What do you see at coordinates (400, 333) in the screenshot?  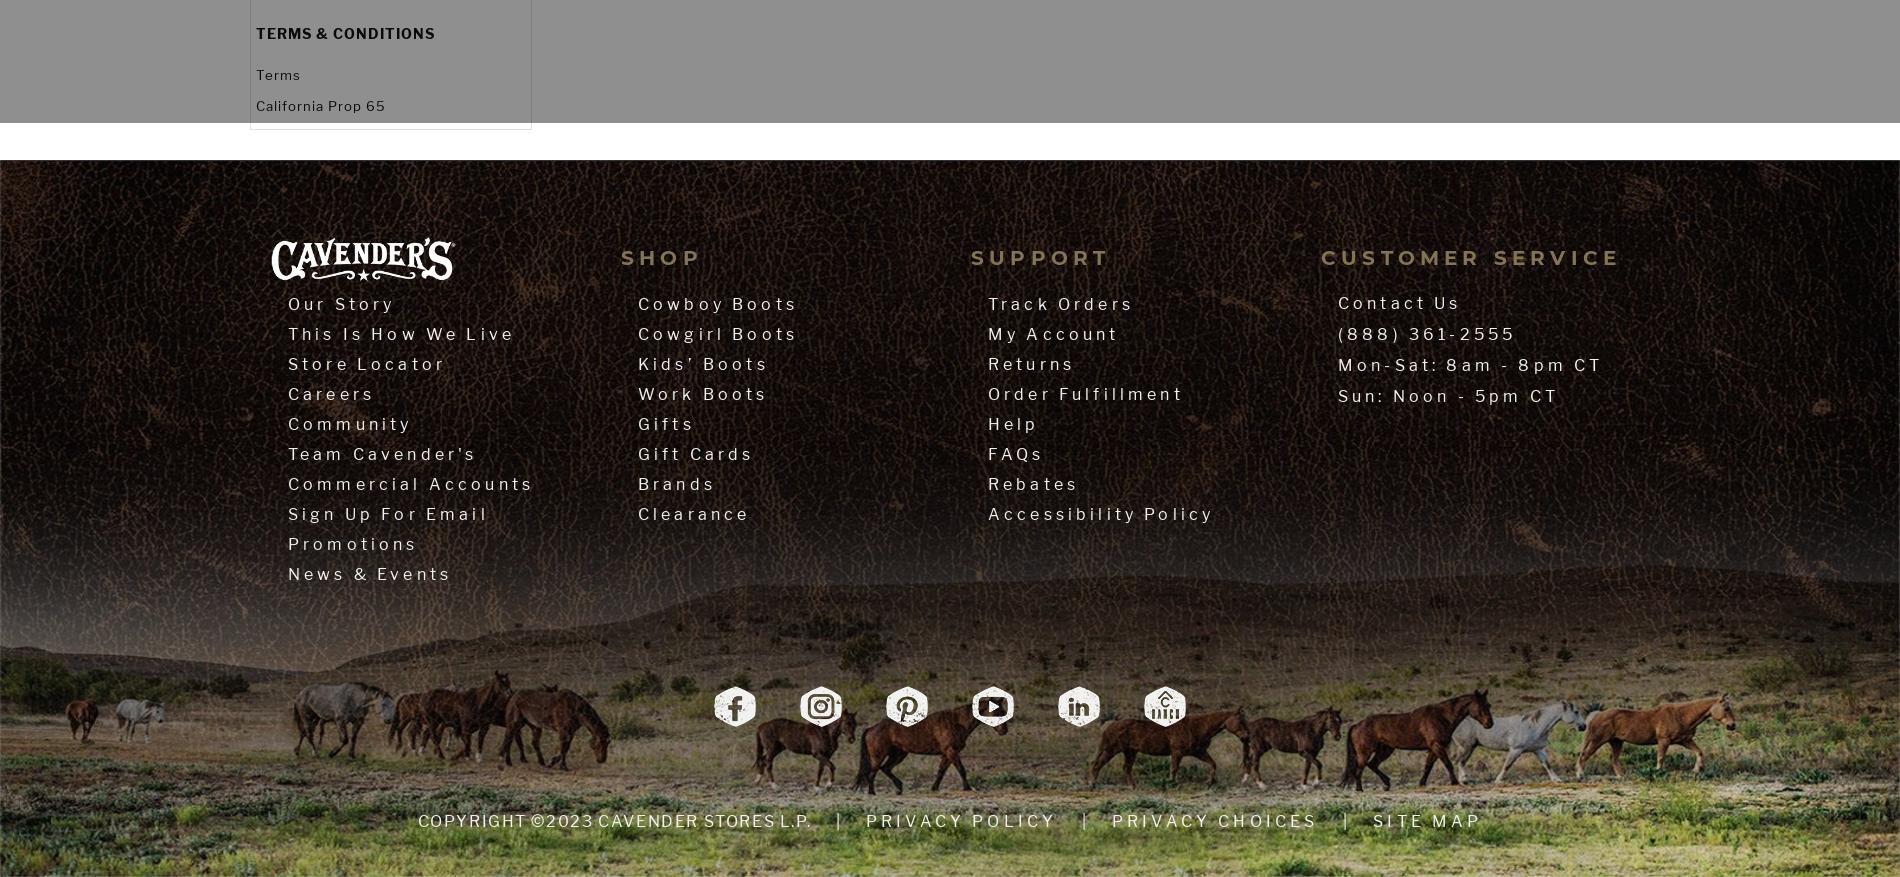 I see `'This Is How We Live'` at bounding box center [400, 333].